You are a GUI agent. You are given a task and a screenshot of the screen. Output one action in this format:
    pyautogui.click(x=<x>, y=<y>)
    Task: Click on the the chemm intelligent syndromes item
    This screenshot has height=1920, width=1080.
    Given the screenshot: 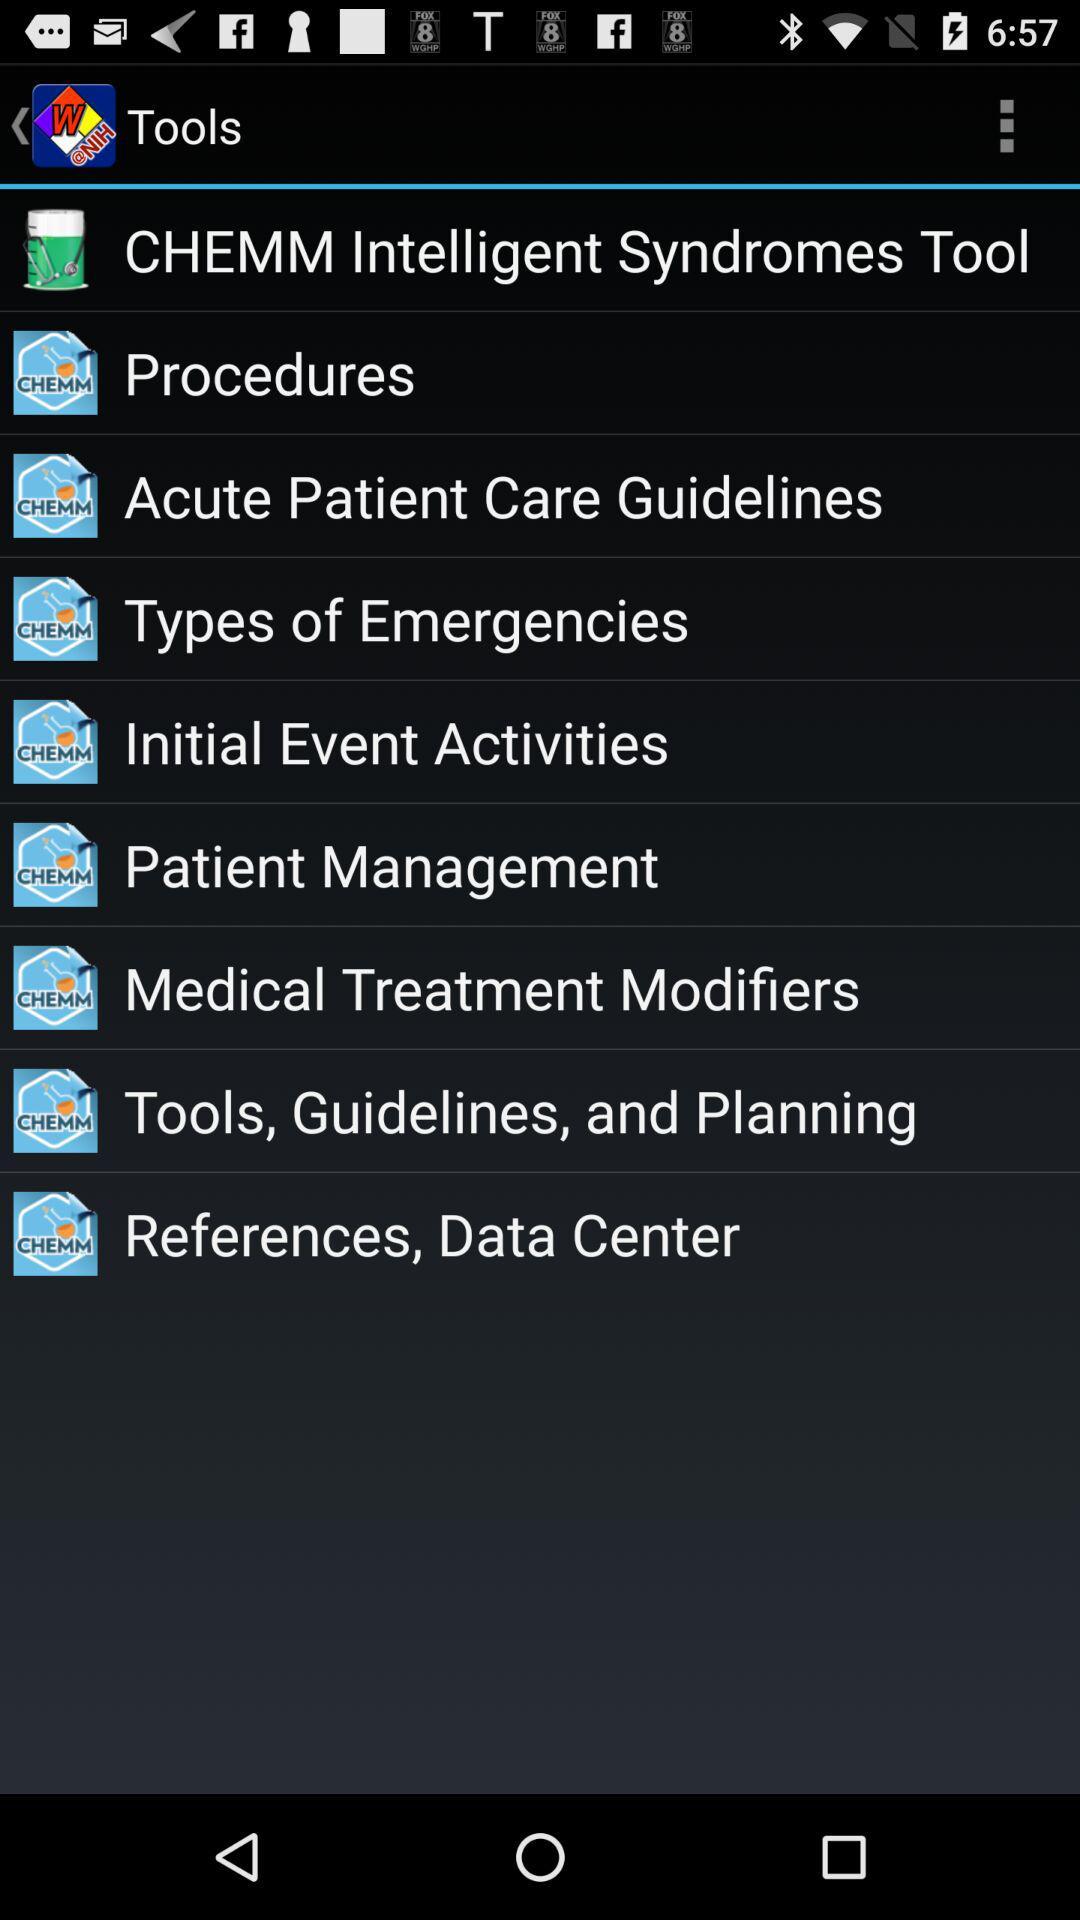 What is the action you would take?
    pyautogui.click(x=600, y=248)
    